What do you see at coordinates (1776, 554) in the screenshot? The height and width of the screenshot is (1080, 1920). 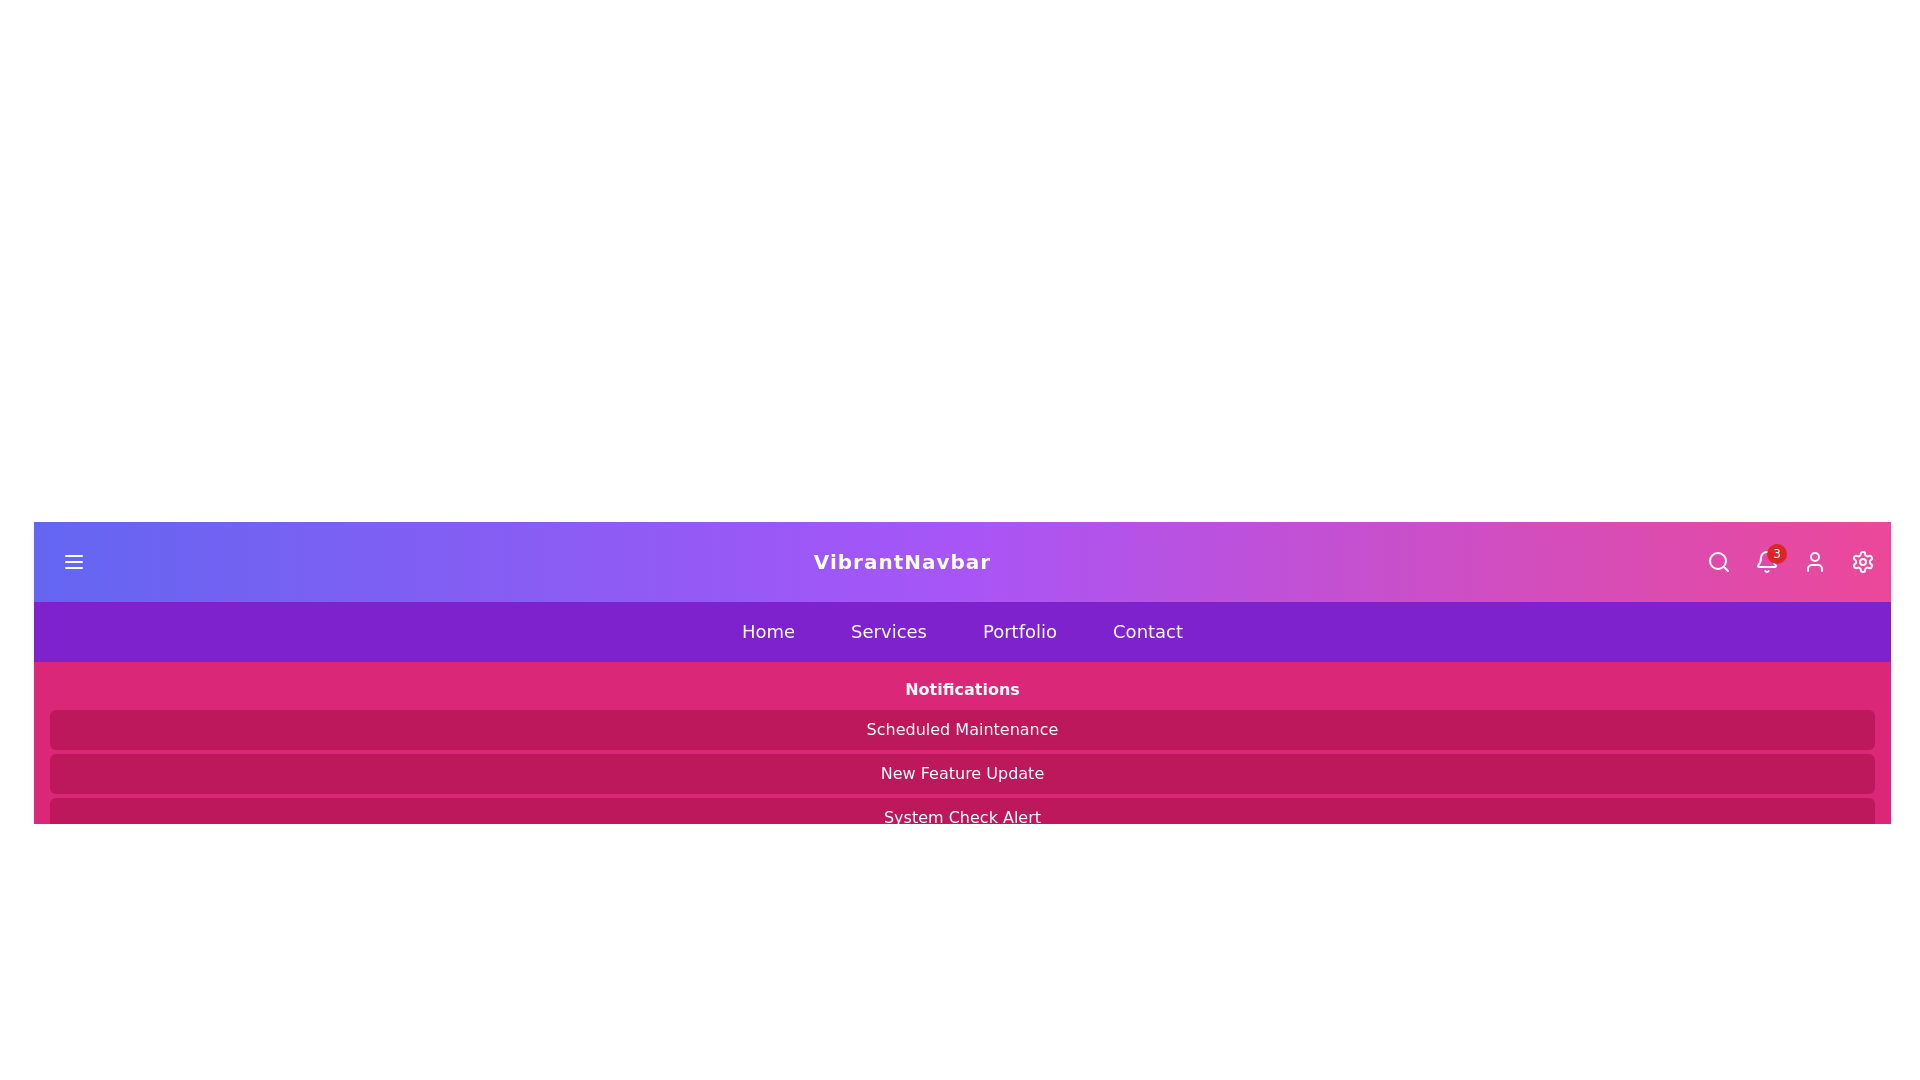 I see `the notification badge displaying the number '3', which is a small circular red badge positioned on top of a bell icon in the navigation bar` at bounding box center [1776, 554].